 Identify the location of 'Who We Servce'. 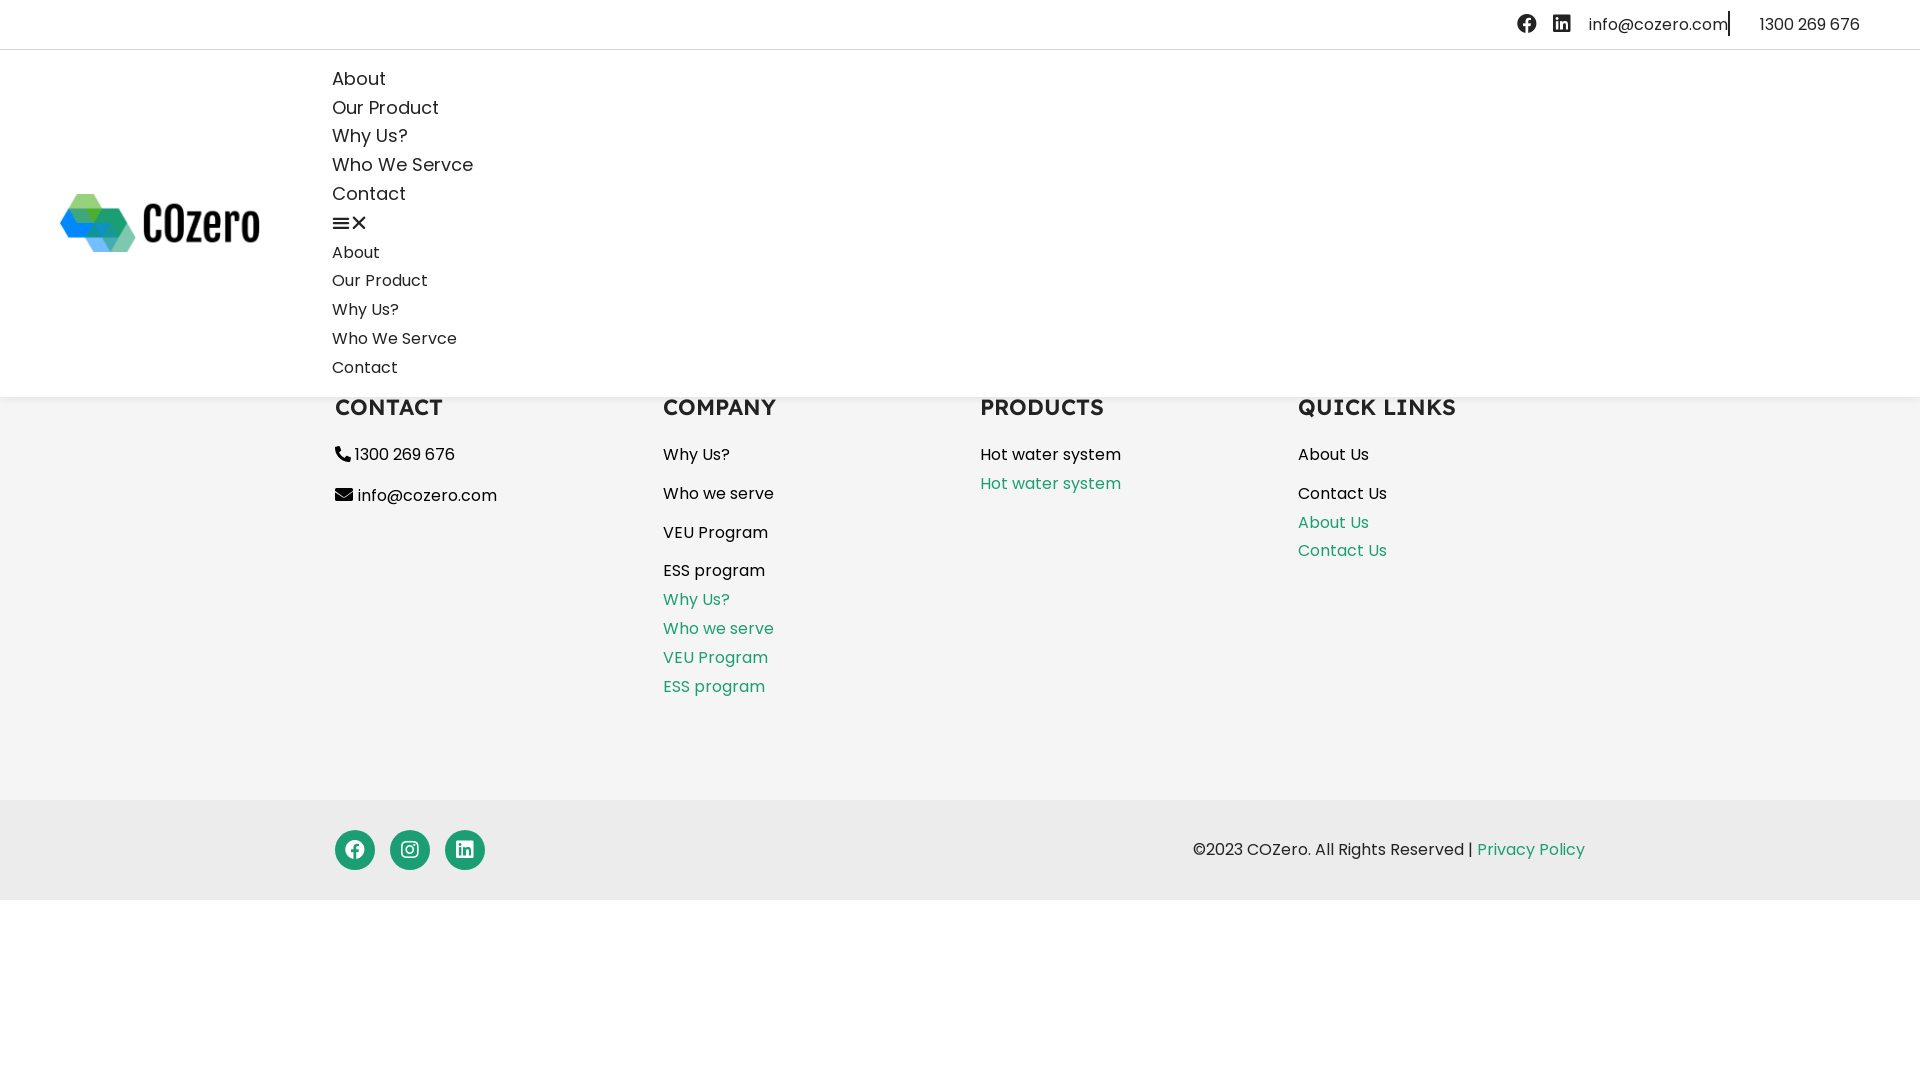
(394, 337).